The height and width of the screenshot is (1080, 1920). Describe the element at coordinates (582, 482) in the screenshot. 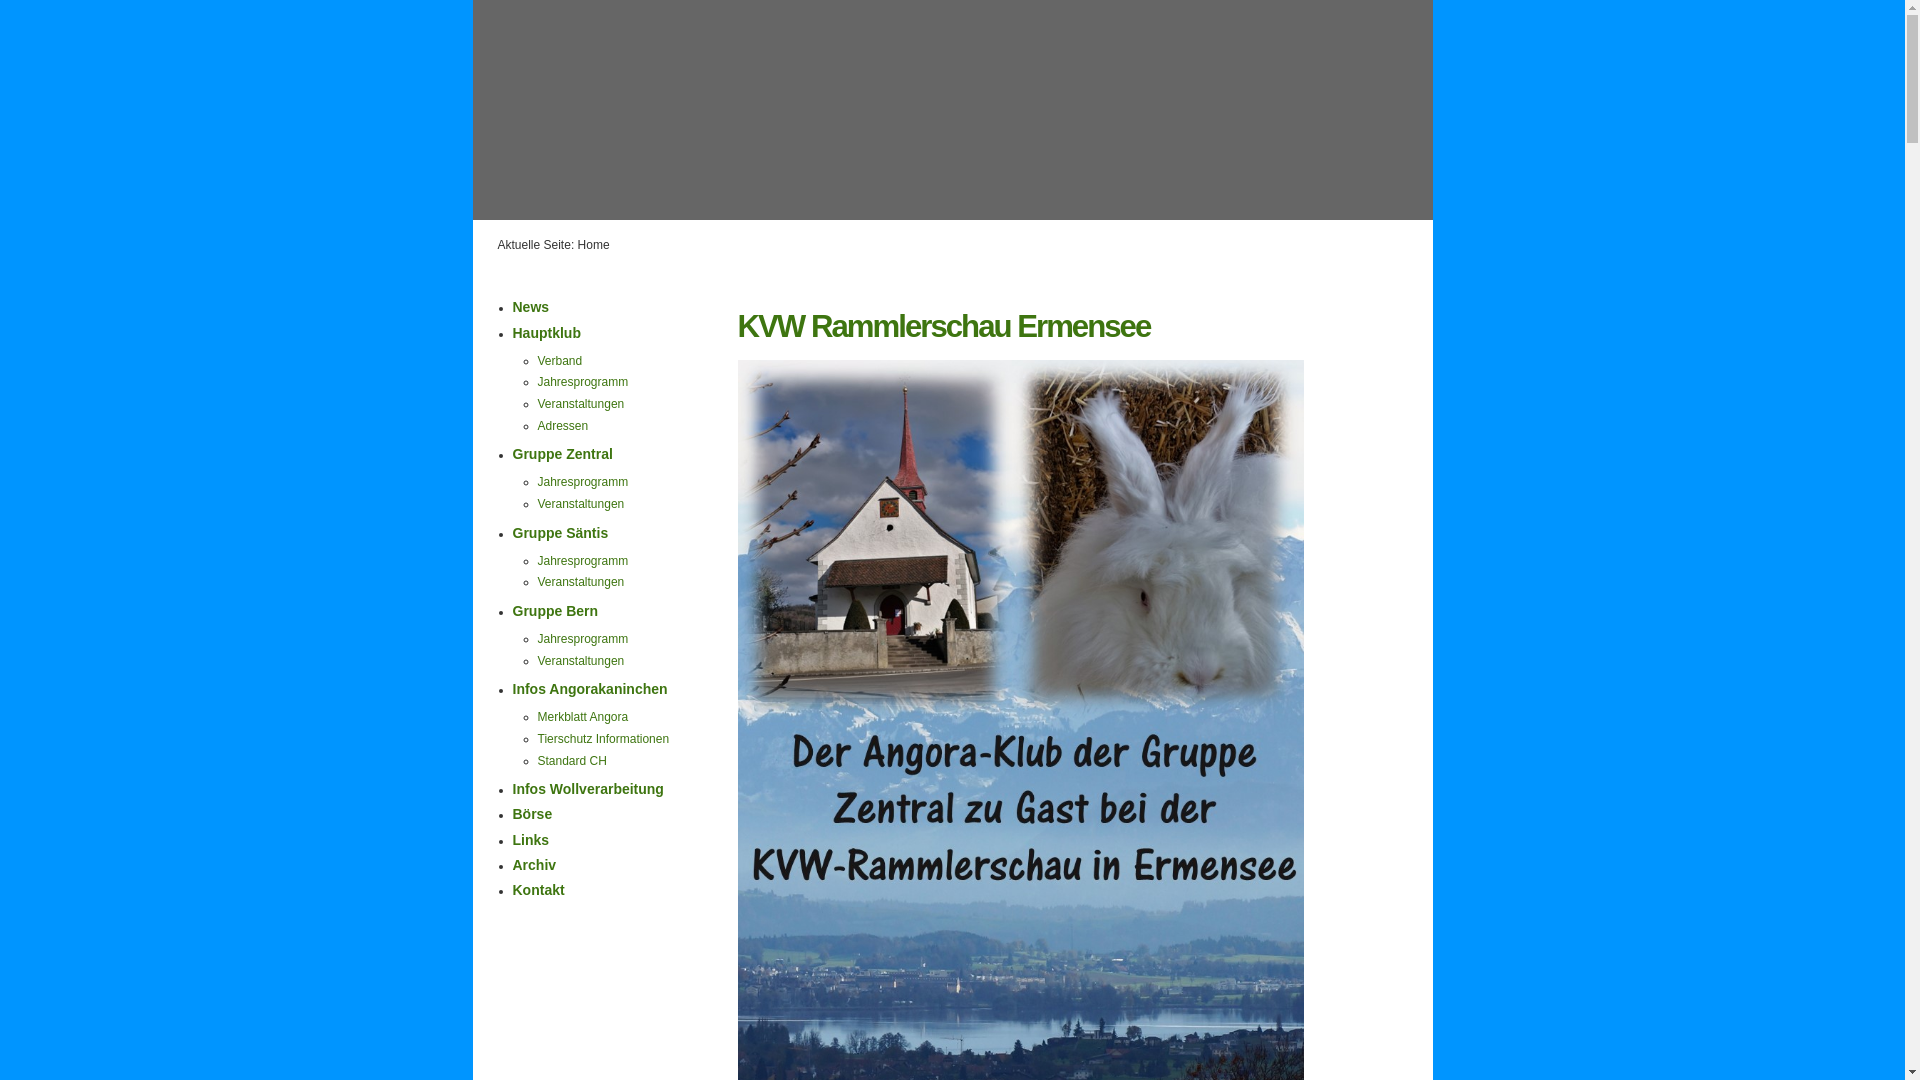

I see `'Jahresprogramm'` at that location.